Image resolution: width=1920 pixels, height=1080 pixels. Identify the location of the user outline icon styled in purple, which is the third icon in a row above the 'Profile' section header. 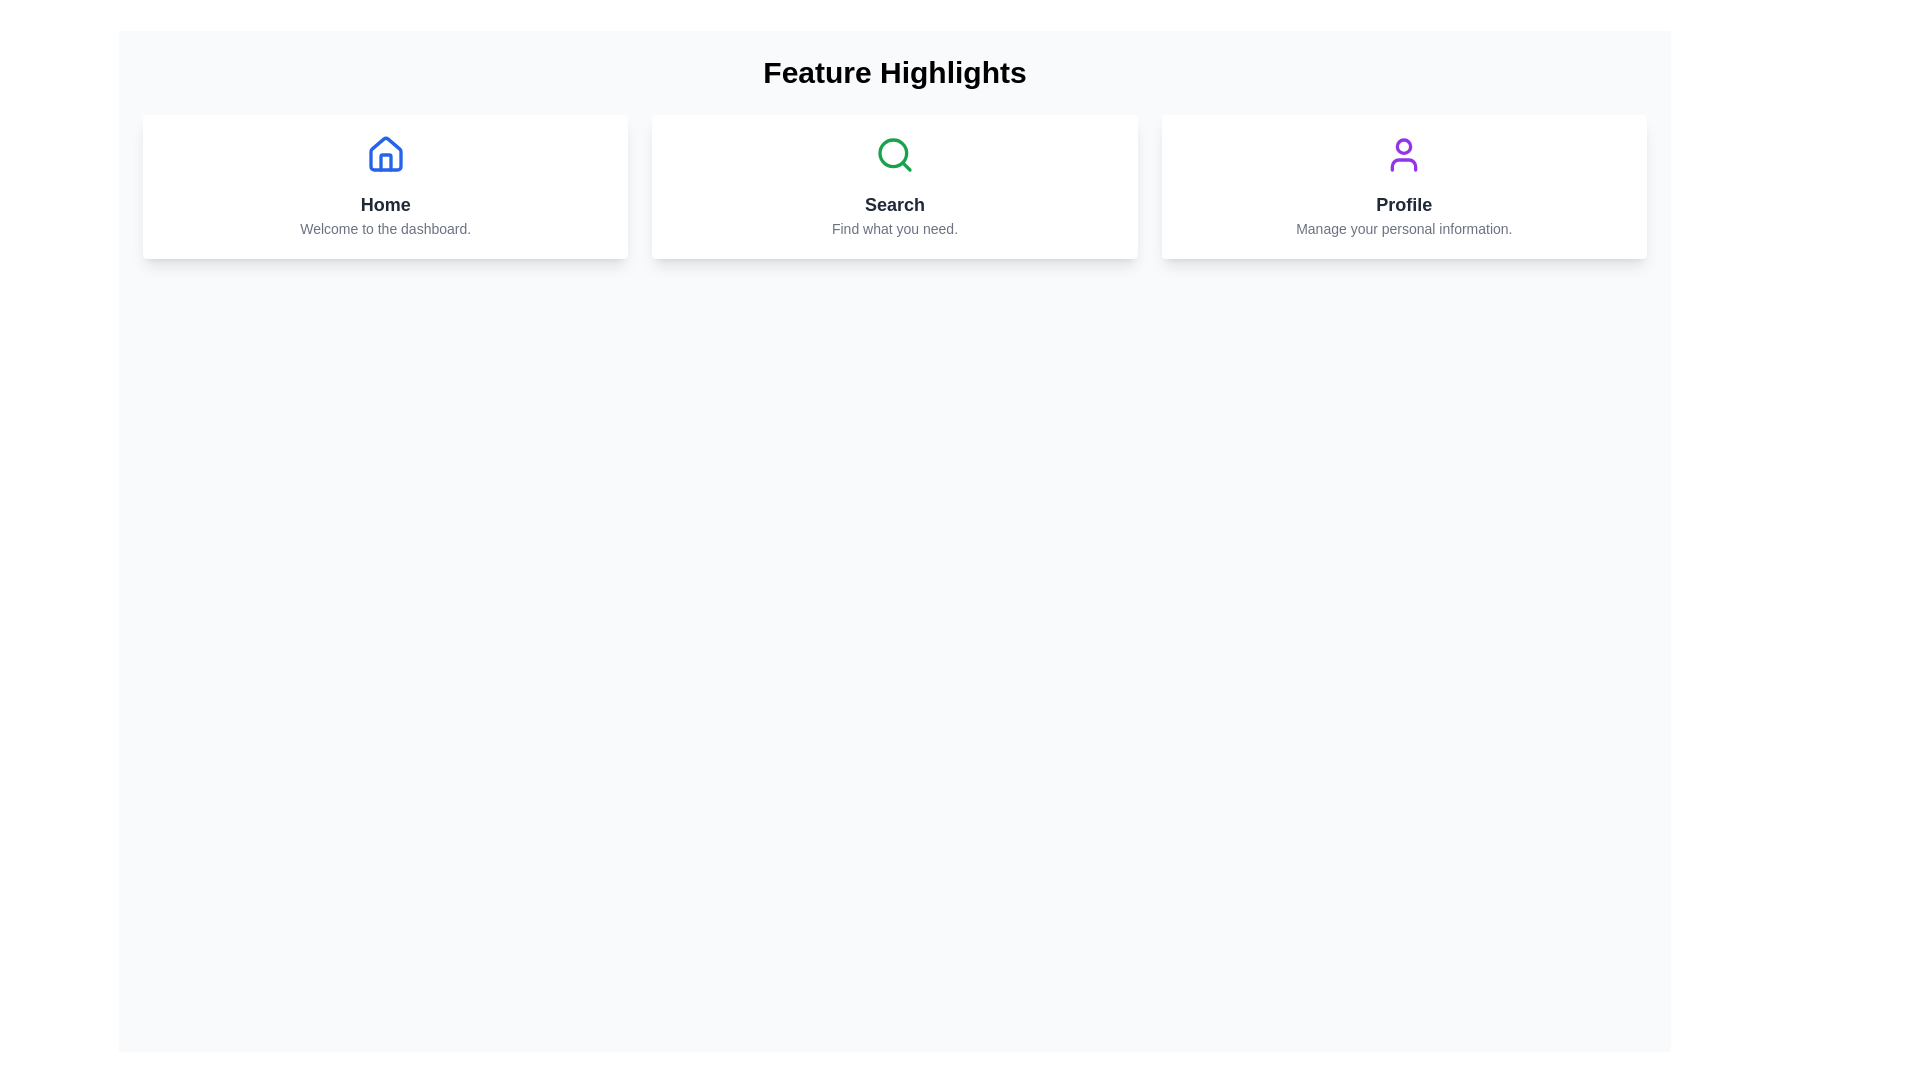
(1403, 153).